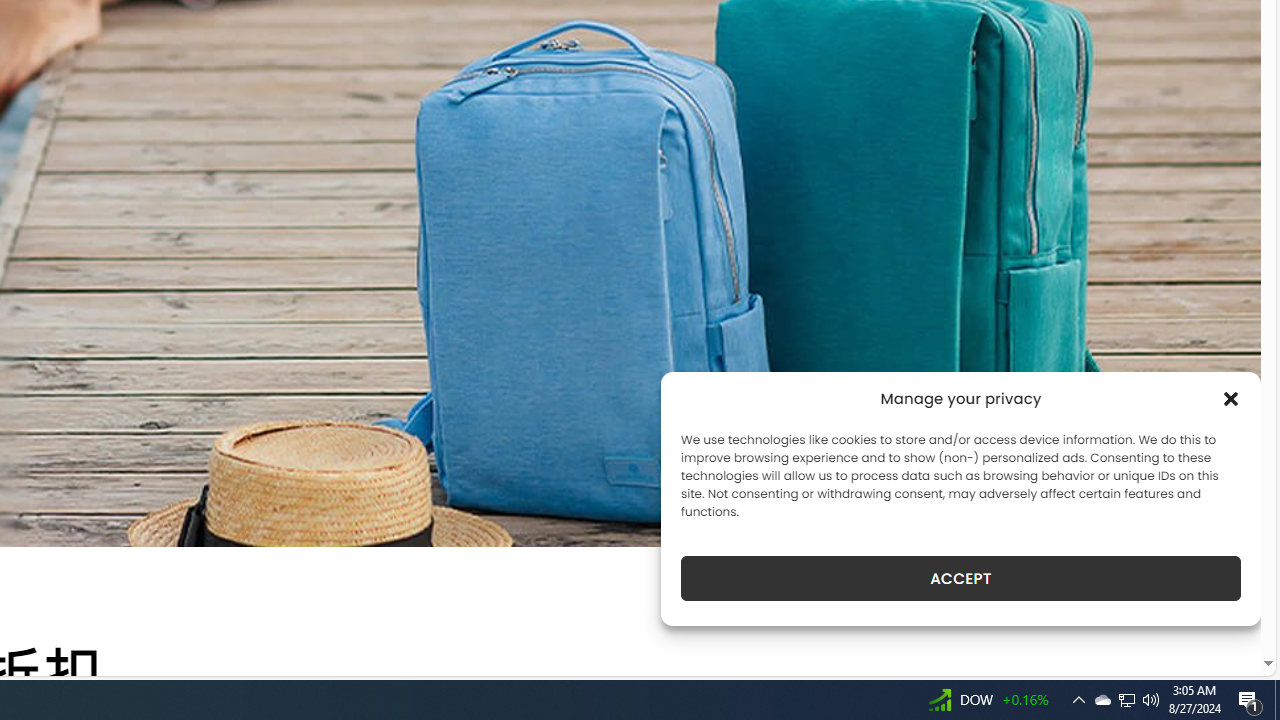 The image size is (1280, 720). What do you see at coordinates (961, 578) in the screenshot?
I see `'ACCEPT'` at bounding box center [961, 578].